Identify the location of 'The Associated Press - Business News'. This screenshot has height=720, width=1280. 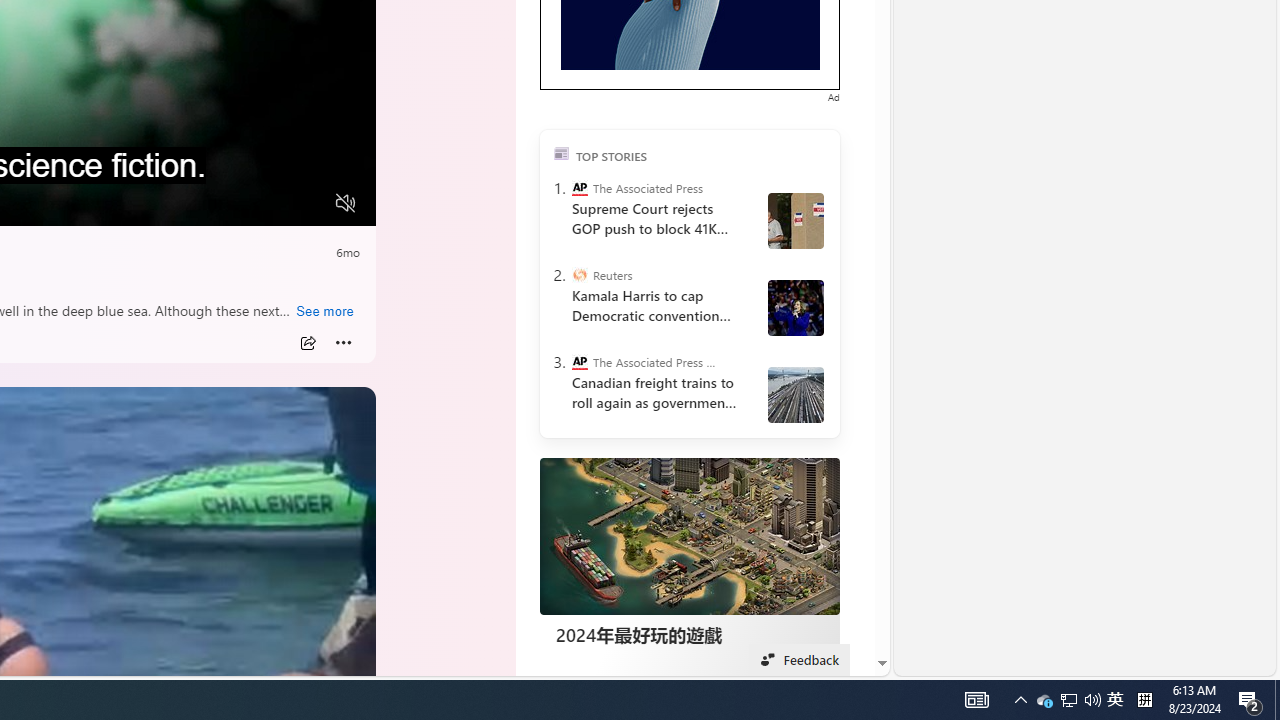
(578, 362).